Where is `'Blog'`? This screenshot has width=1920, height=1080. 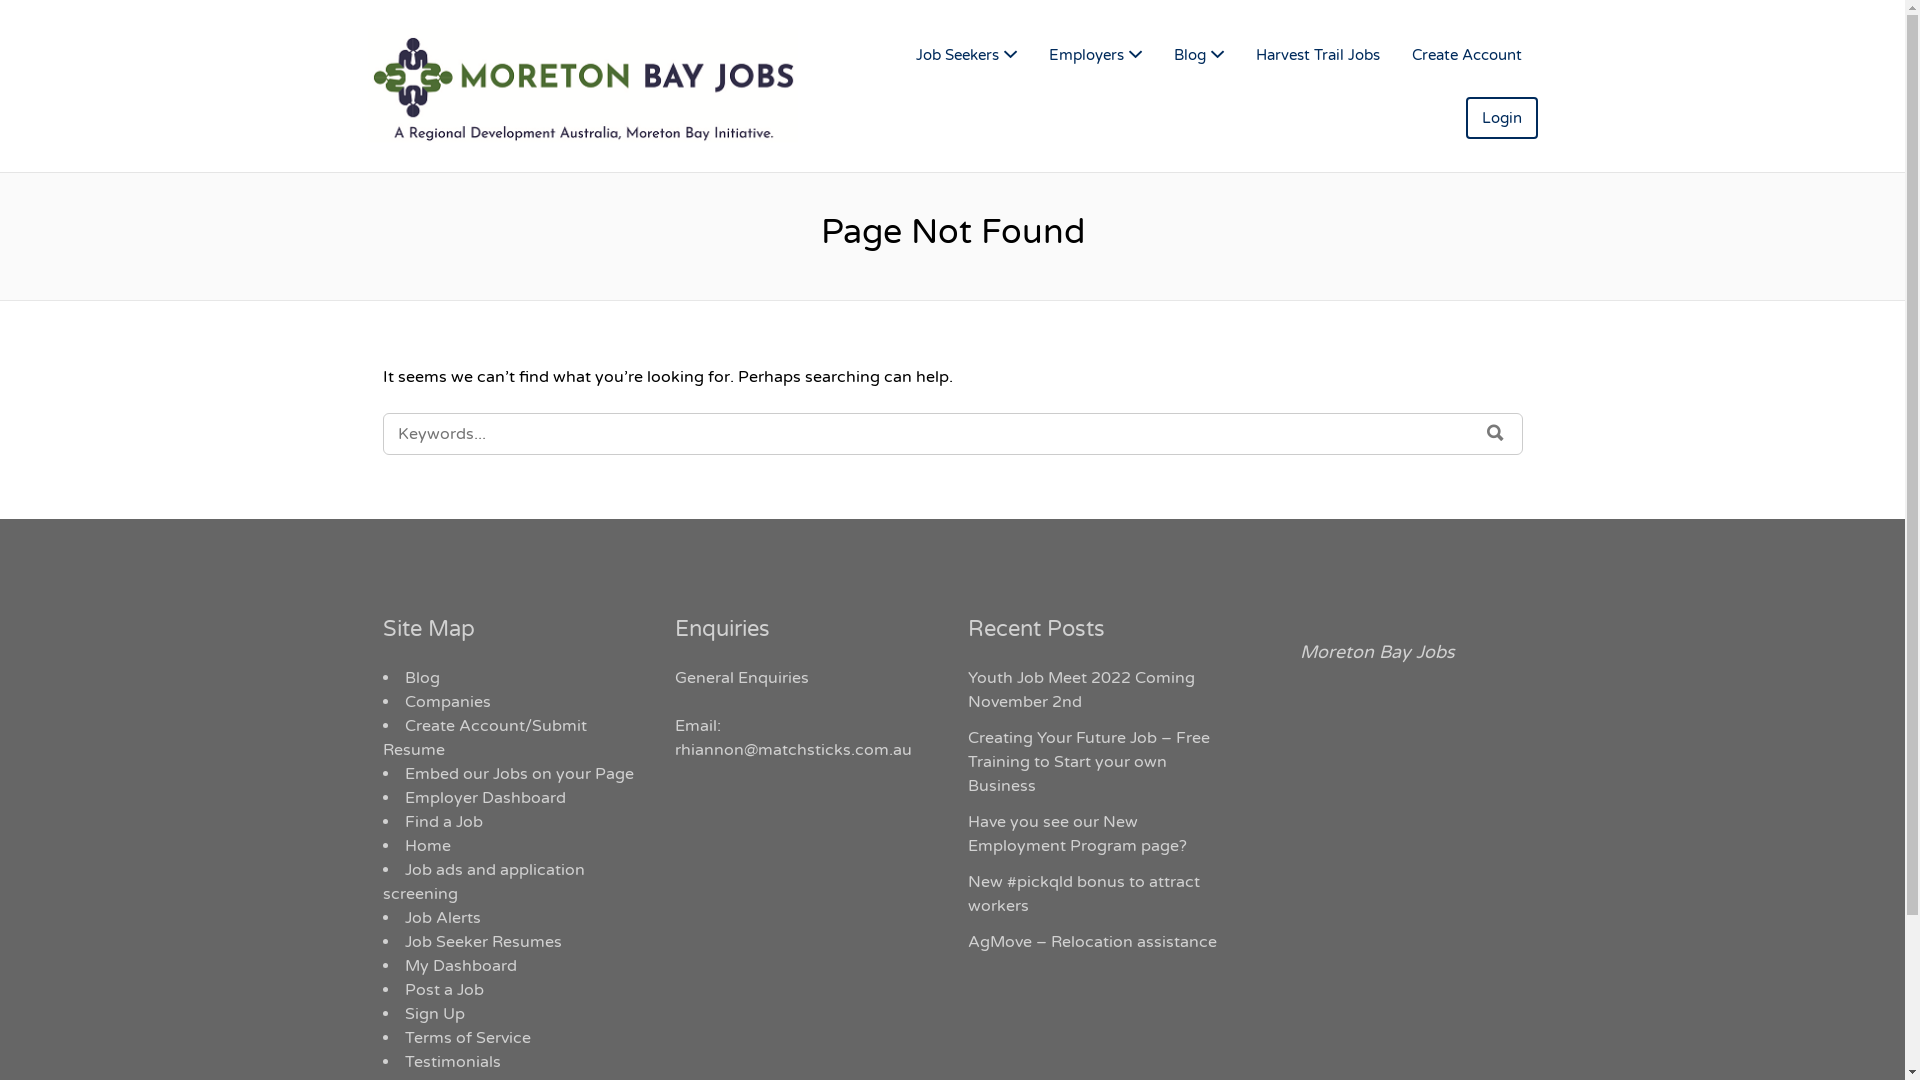 'Blog' is located at coordinates (1157, 54).